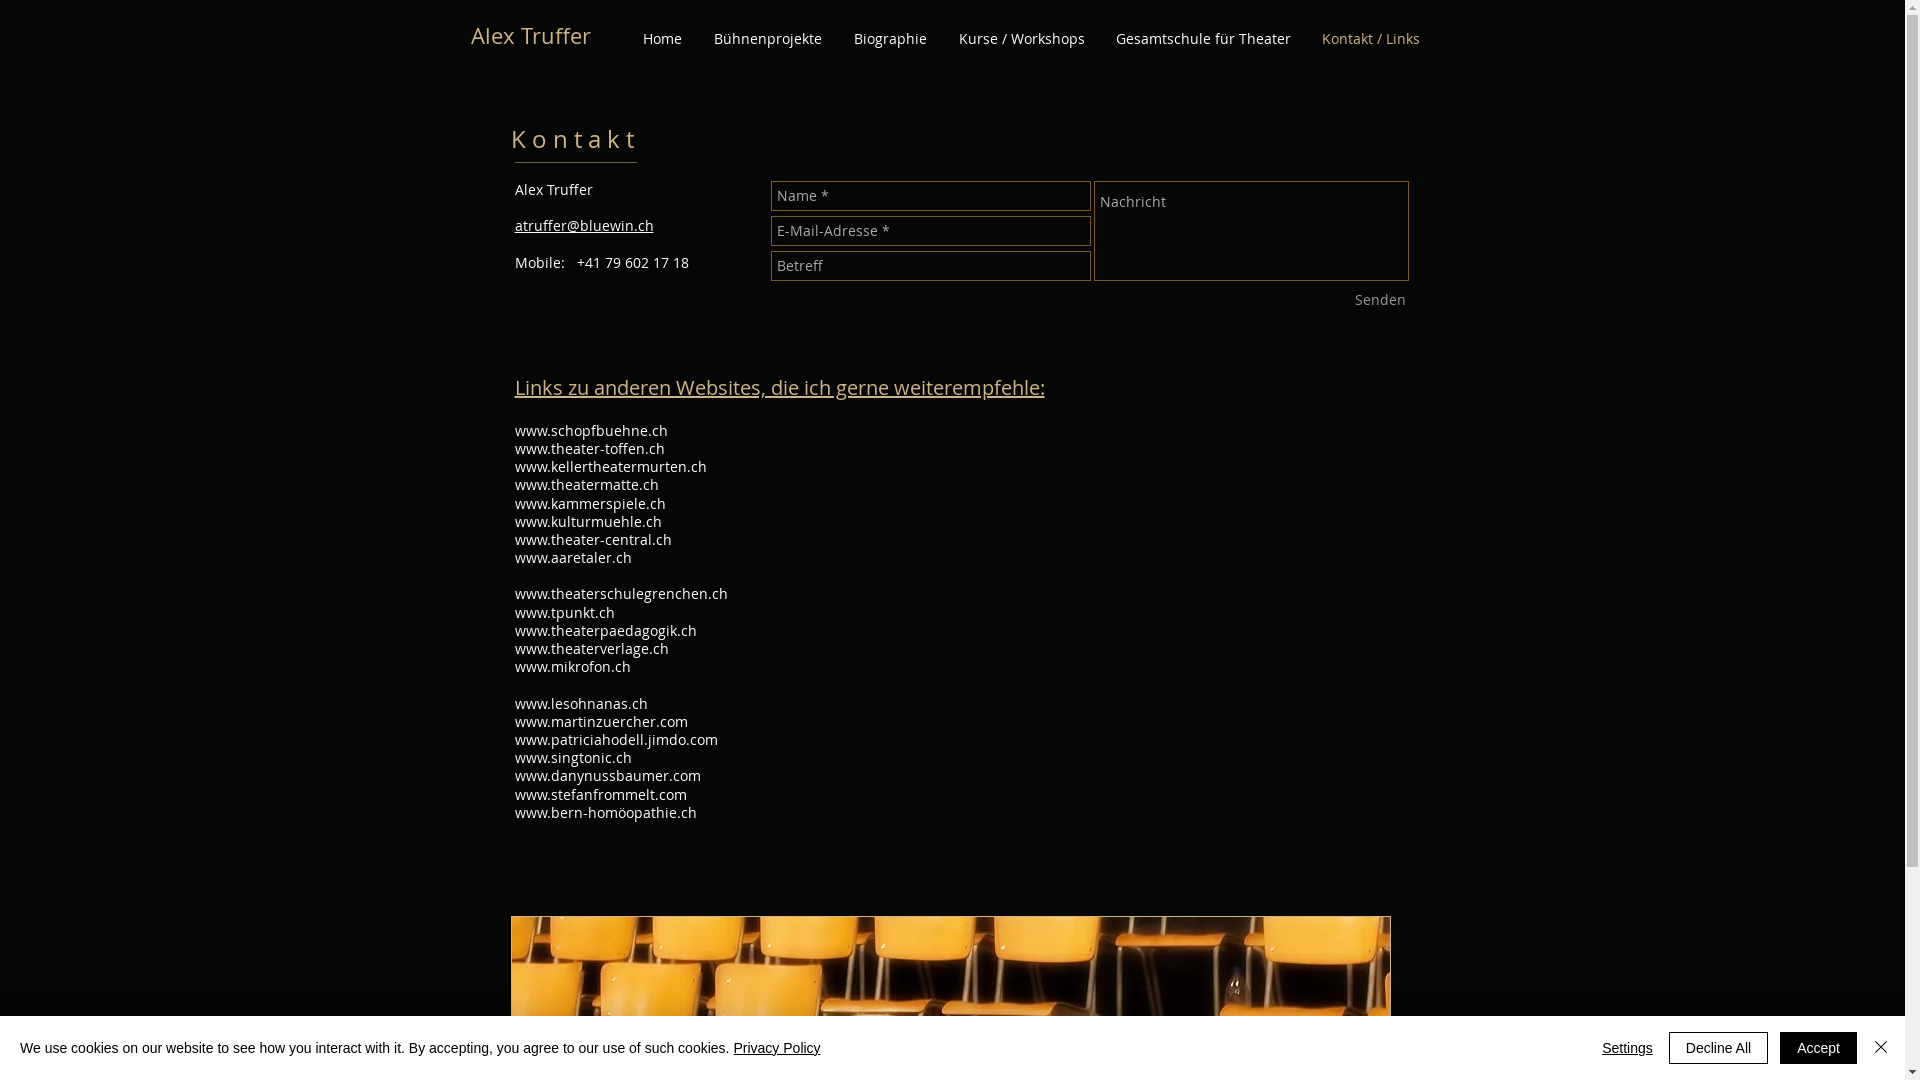 Image resolution: width=1920 pixels, height=1080 pixels. Describe the element at coordinates (582, 225) in the screenshot. I see `'atruffer@bluewin.ch'` at that location.